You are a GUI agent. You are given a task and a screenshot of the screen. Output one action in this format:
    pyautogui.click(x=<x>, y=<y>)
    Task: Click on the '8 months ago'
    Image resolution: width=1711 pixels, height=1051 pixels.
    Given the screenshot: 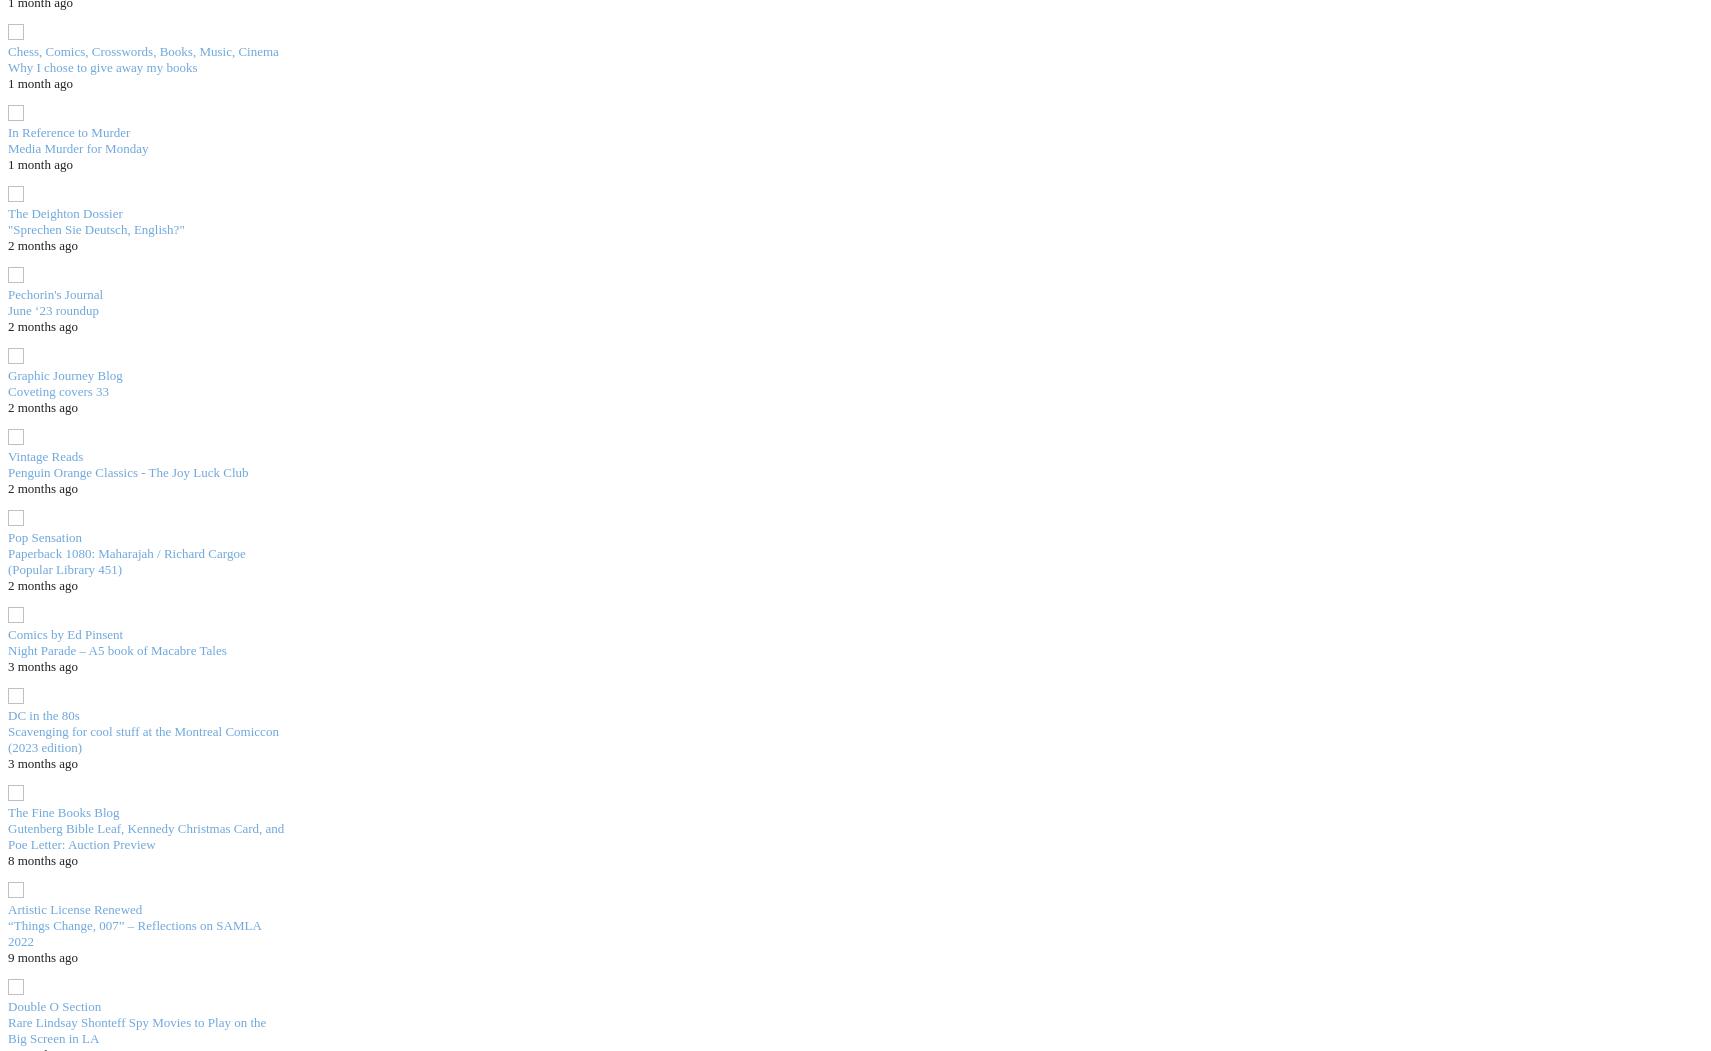 What is the action you would take?
    pyautogui.click(x=41, y=858)
    